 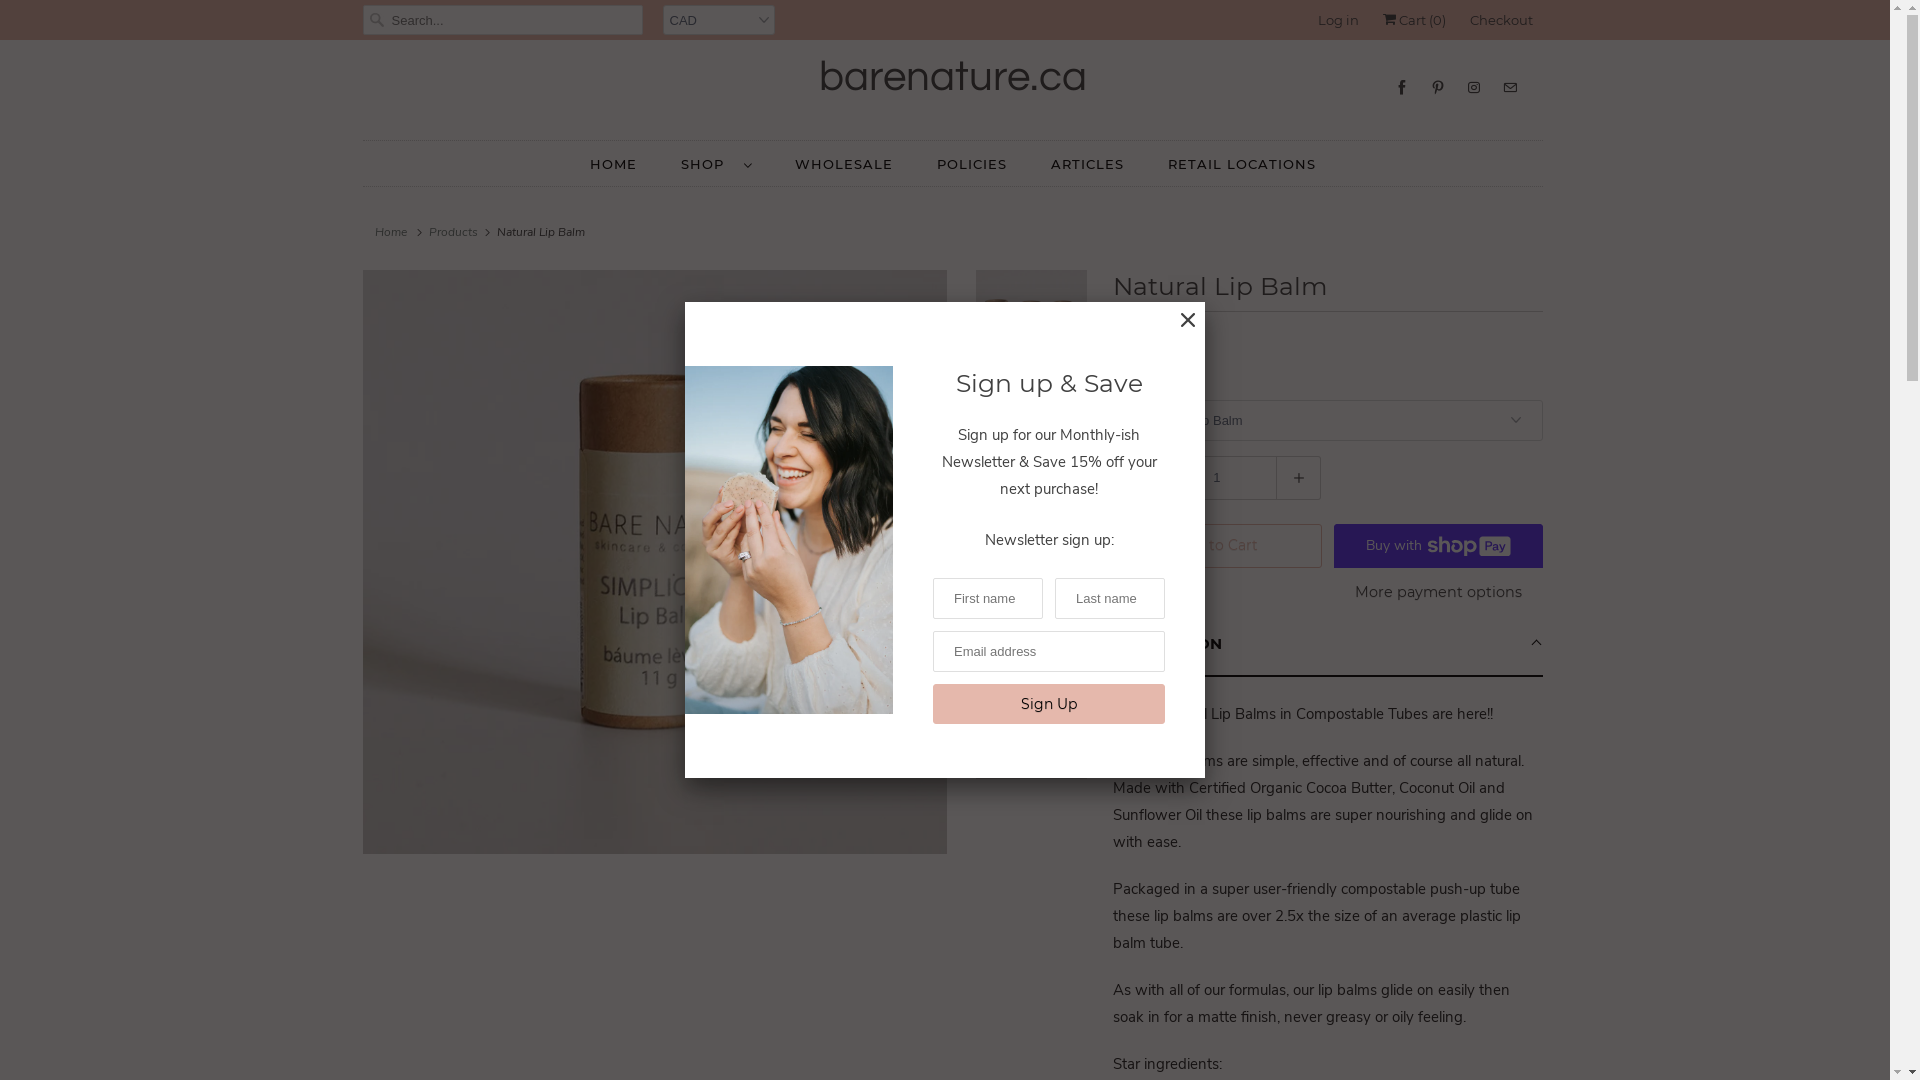 What do you see at coordinates (1473, 86) in the screenshot?
I see `'barenature.ca on Instagram'` at bounding box center [1473, 86].